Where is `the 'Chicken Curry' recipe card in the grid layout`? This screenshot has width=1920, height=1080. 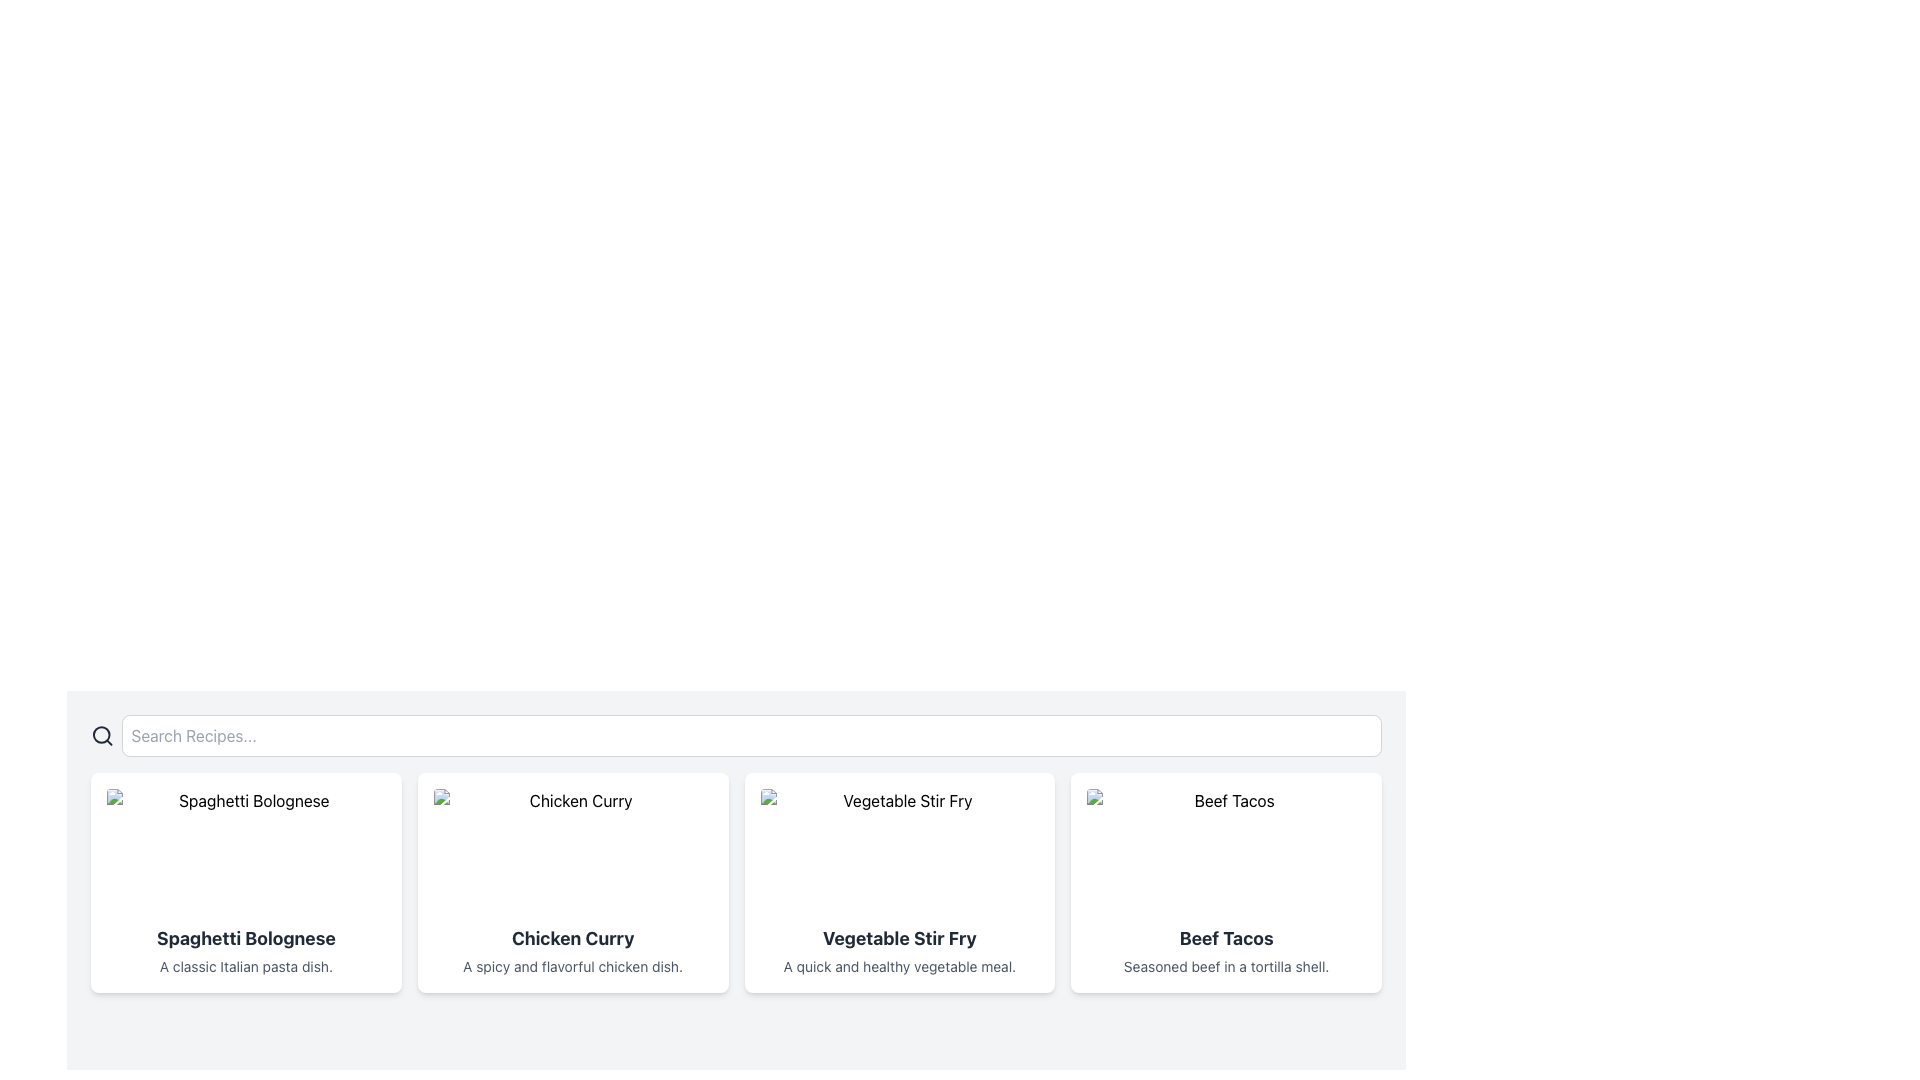 the 'Chicken Curry' recipe card in the grid layout is located at coordinates (572, 882).